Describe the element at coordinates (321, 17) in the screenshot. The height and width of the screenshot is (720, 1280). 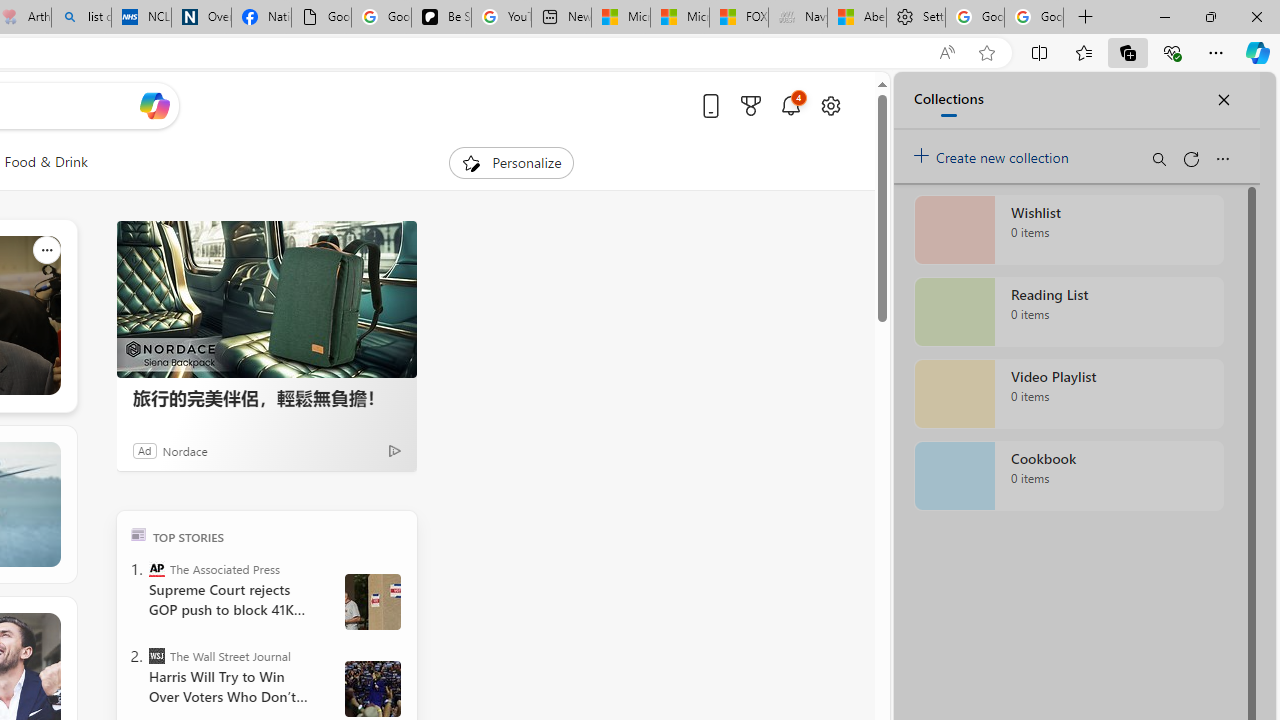
I see `'Google Analytics Opt-out Browser Add-on Download Page'` at that location.